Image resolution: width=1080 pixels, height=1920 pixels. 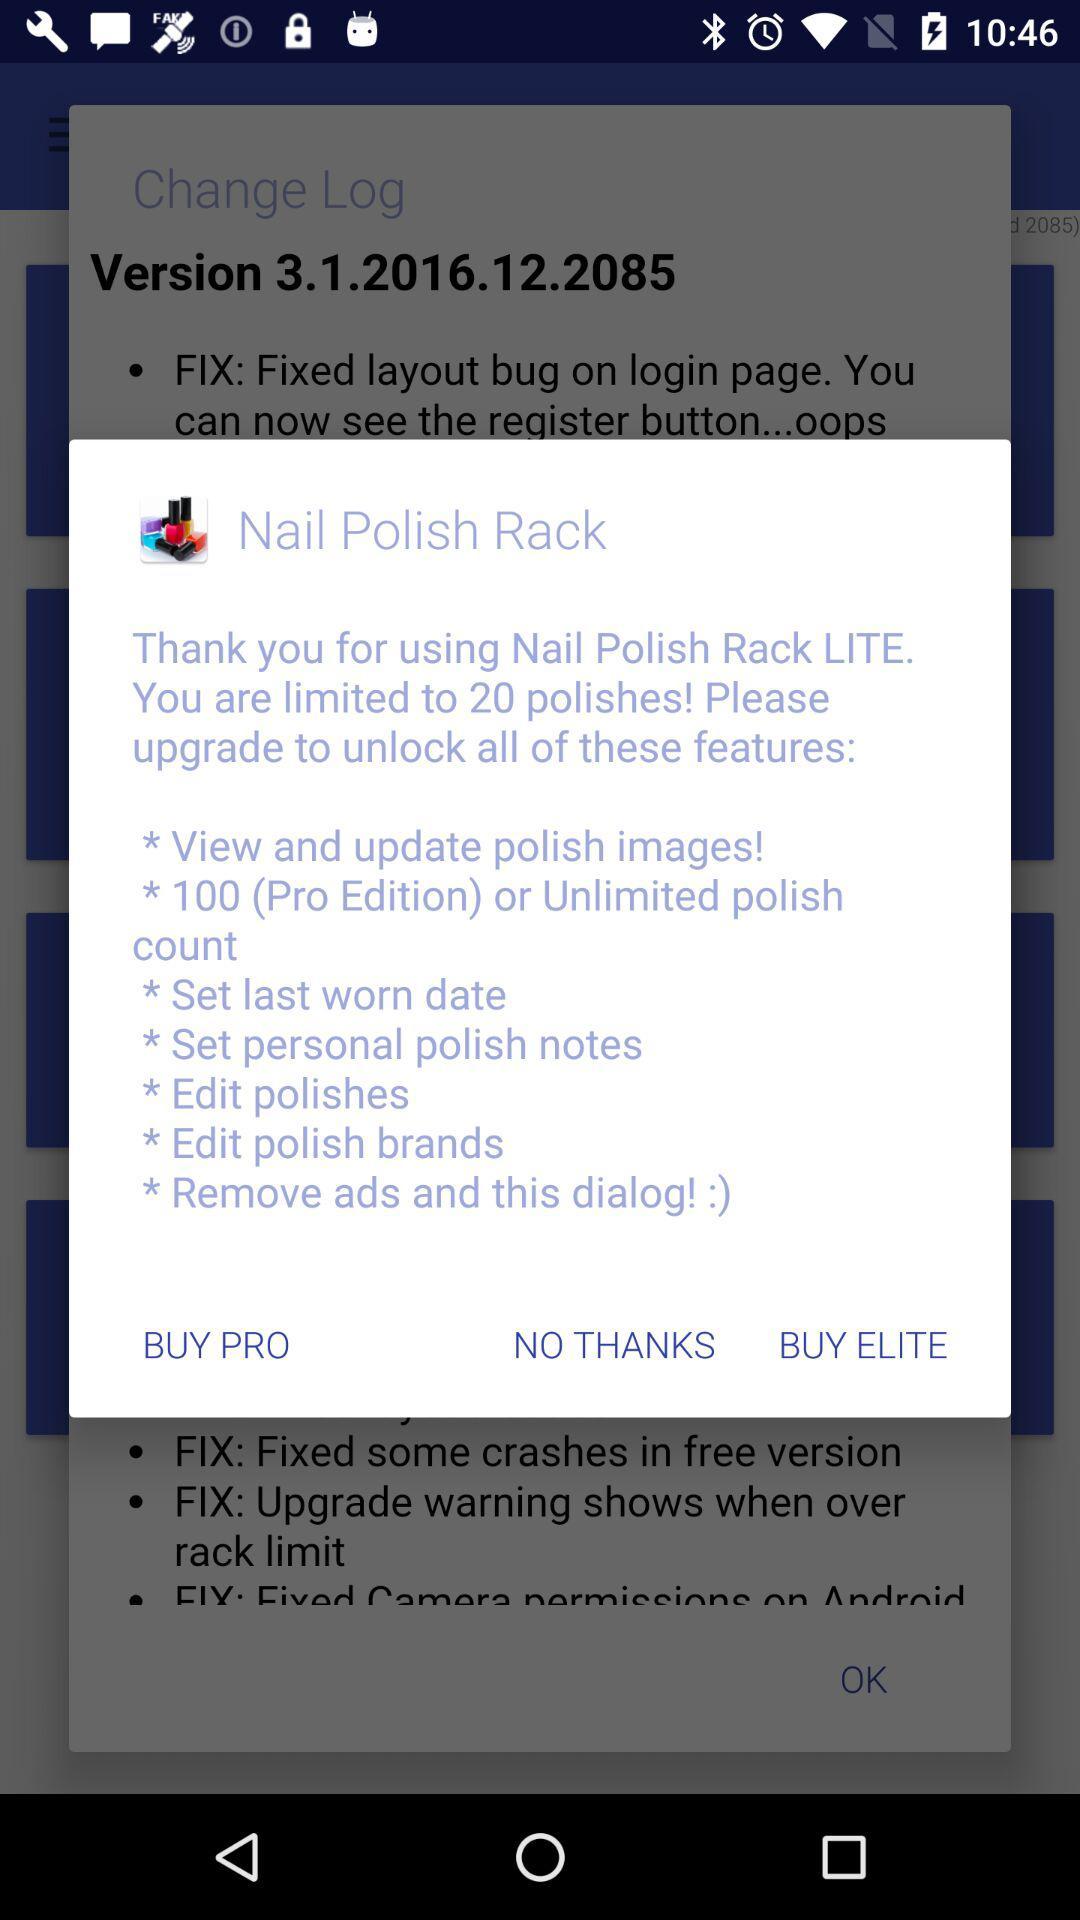 I want to click on icon next to the no thanks item, so click(x=216, y=1344).